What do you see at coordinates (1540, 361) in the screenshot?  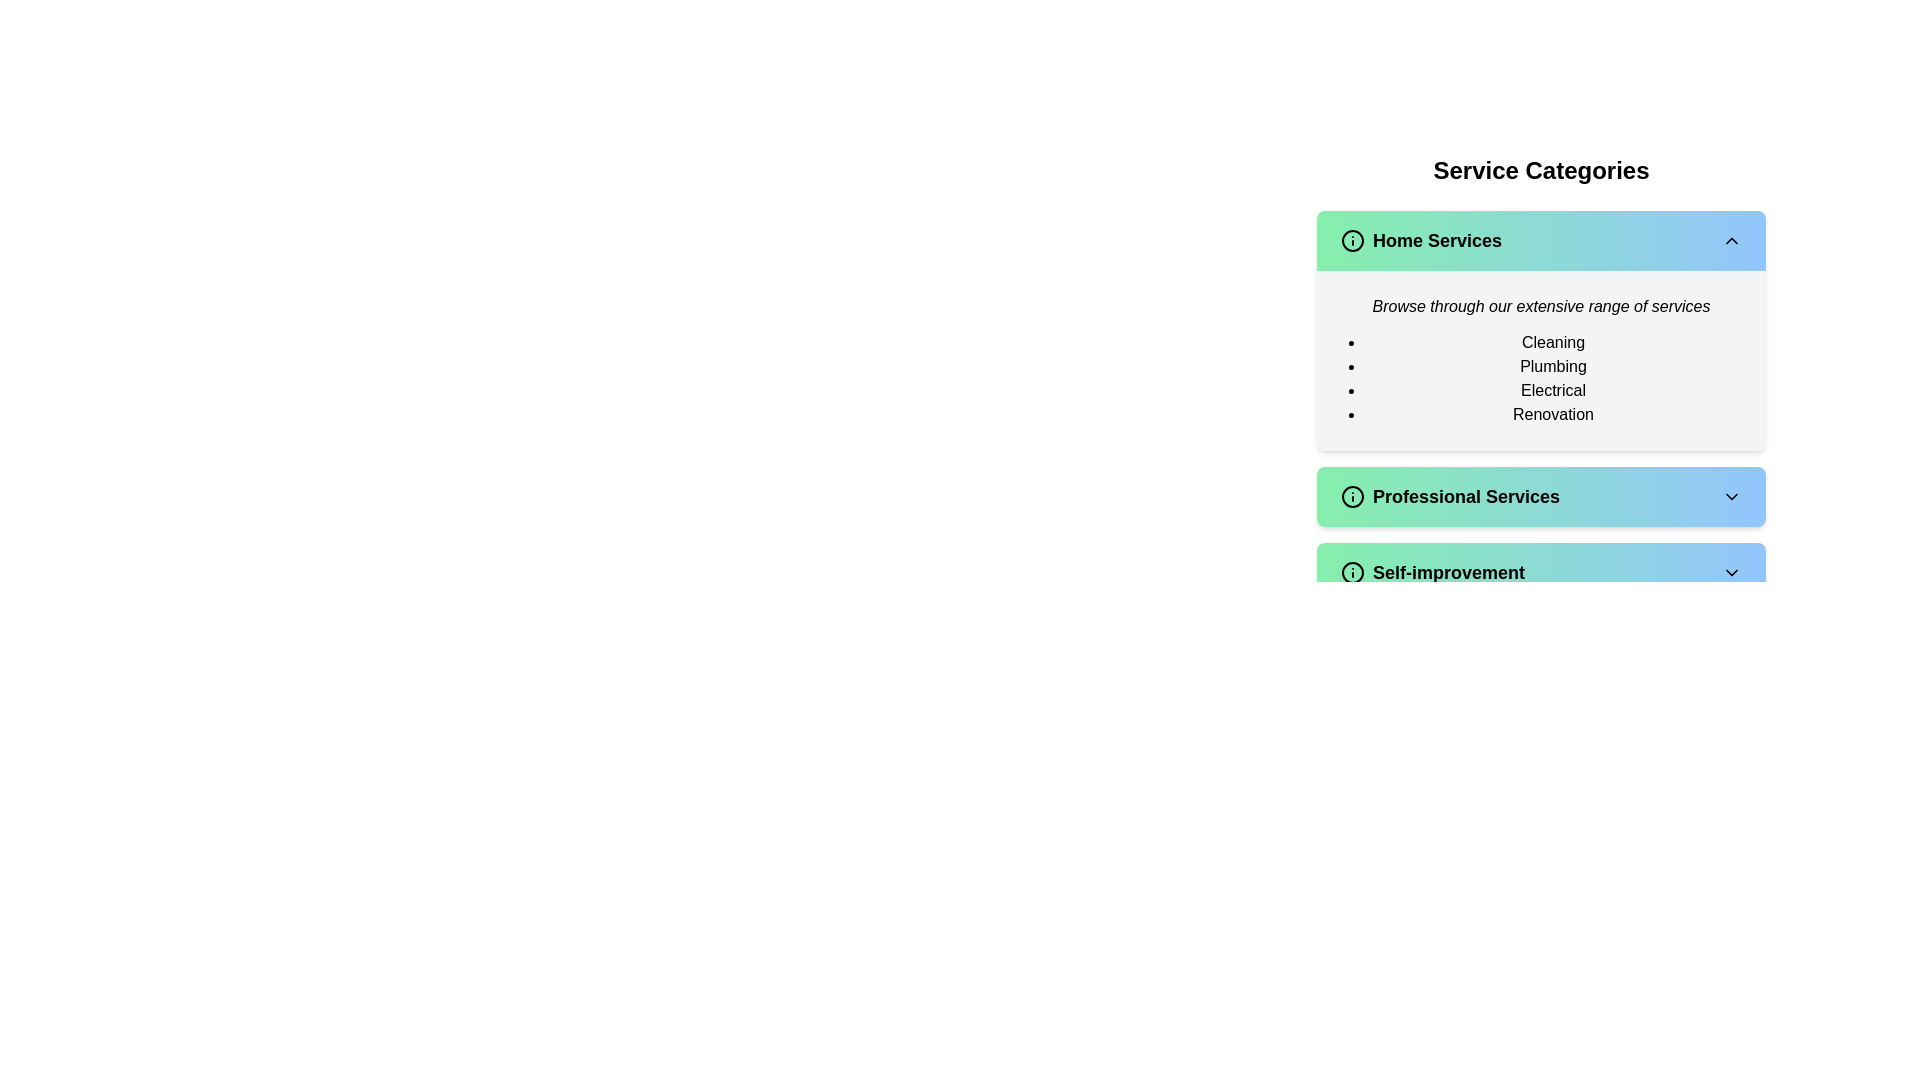 I see `the text block containing the title in italicized font and the bullet list of services such as 'Cleaning,' 'Plumbing,' 'Electrical,' and 'Renovation' in the 'Home Services' section` at bounding box center [1540, 361].